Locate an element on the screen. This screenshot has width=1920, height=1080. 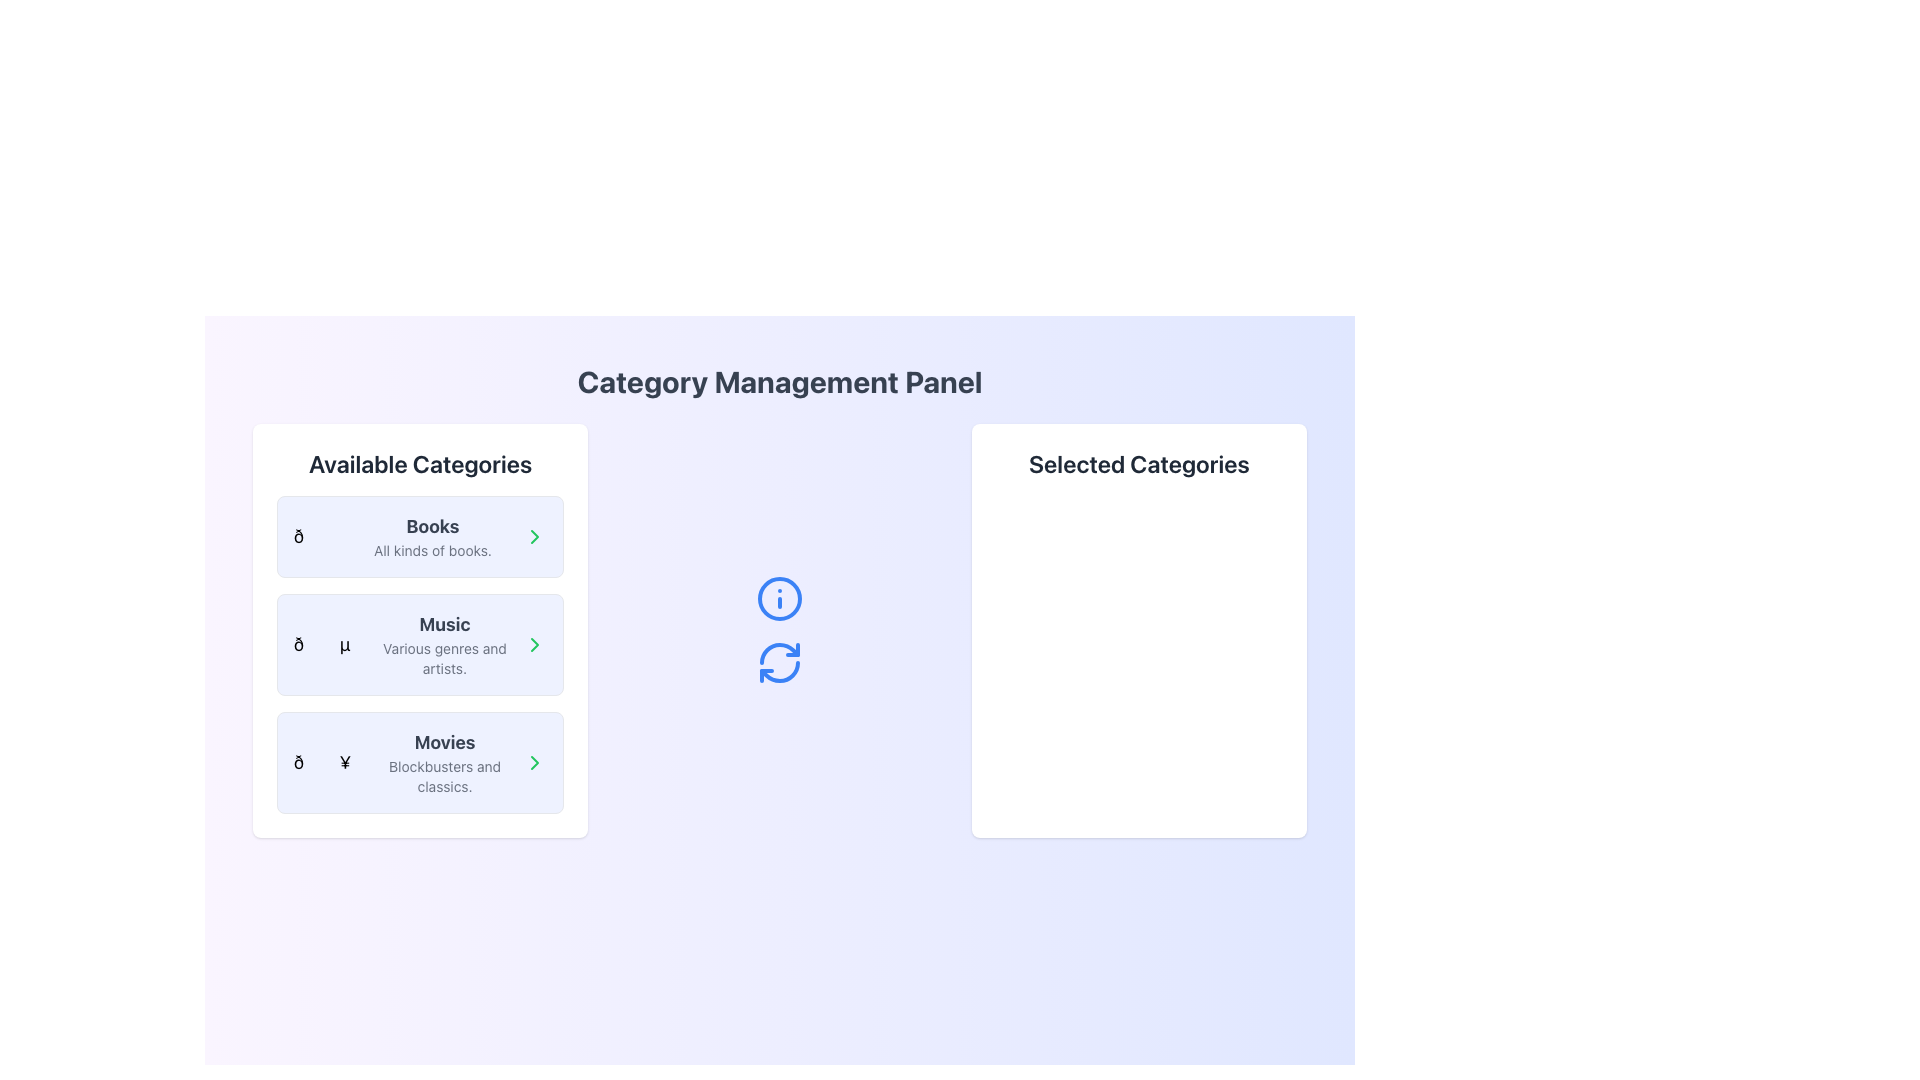
the 'Music' category item in the 'Available Categories' list is located at coordinates (407, 644).